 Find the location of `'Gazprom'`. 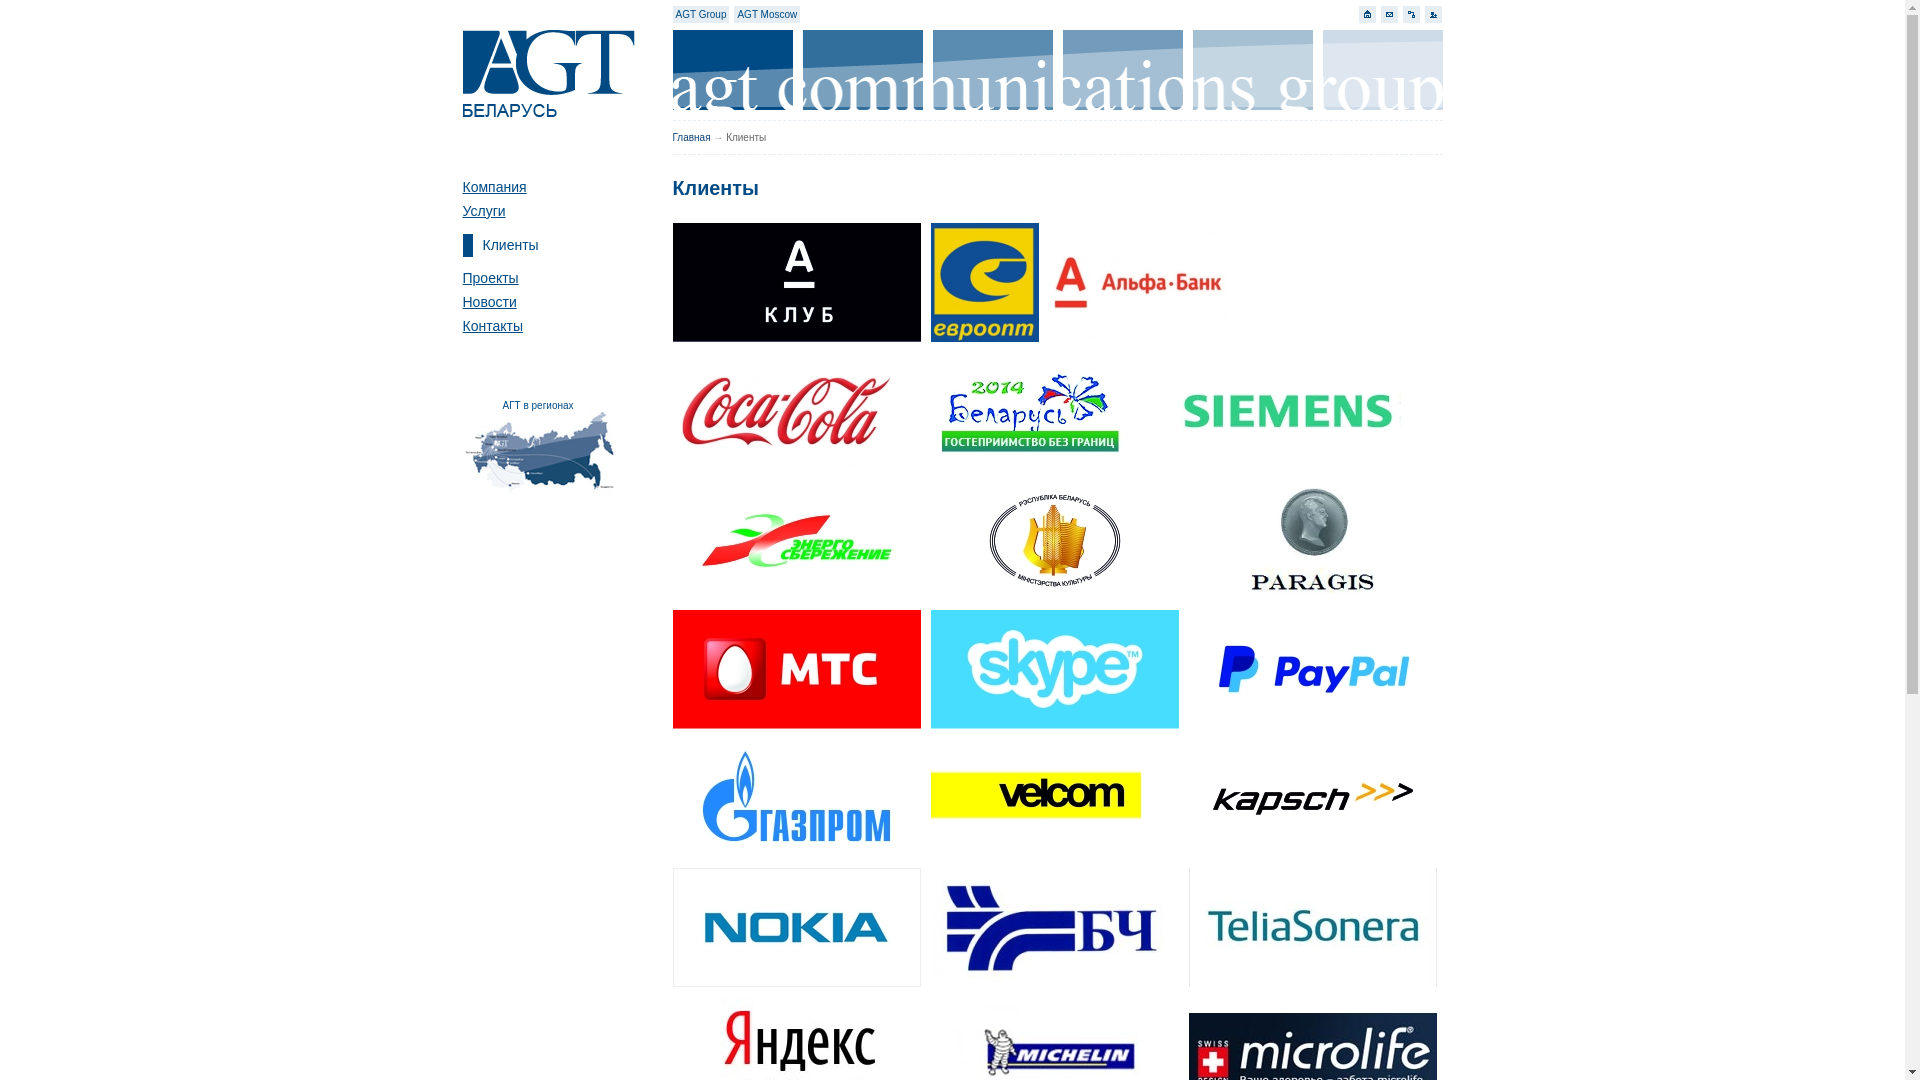

'Gazprom' is located at coordinates (795, 797).